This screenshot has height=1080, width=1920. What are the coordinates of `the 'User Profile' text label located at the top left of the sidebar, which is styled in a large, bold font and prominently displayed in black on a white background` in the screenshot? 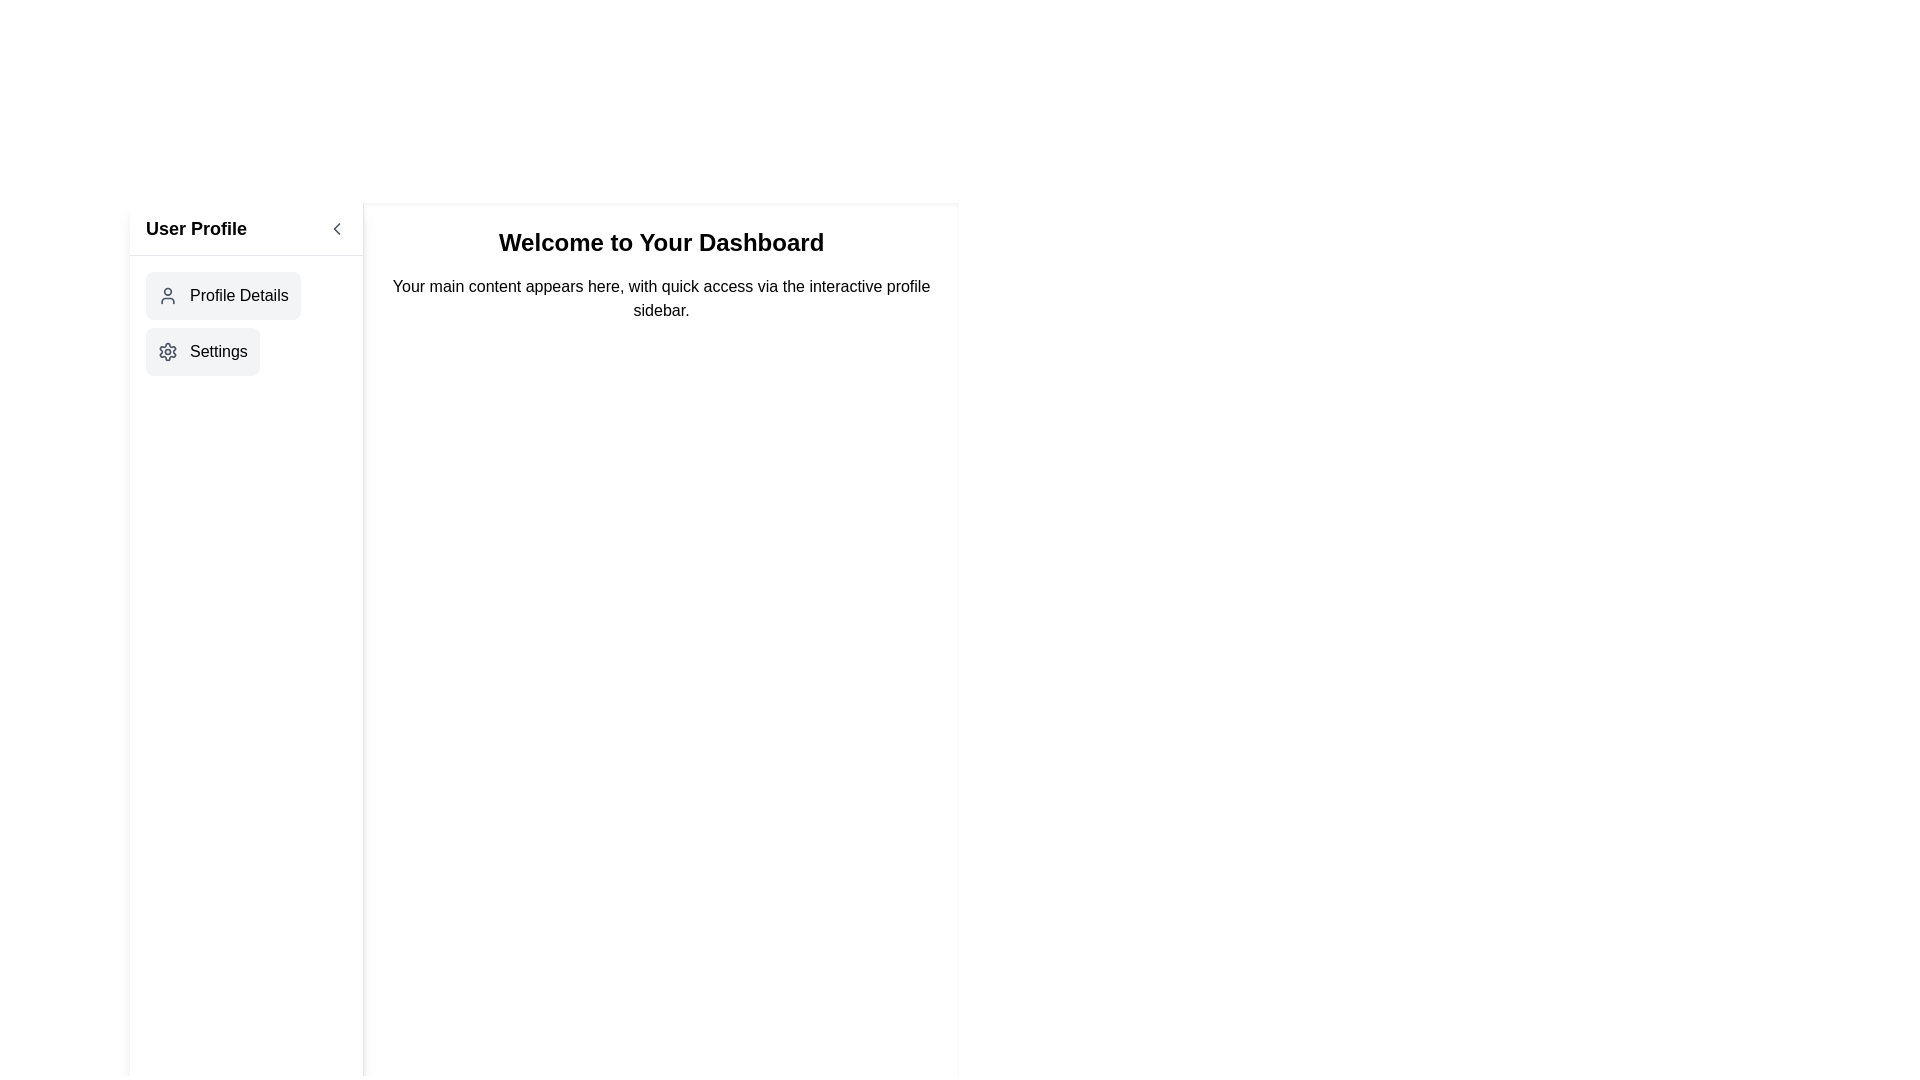 It's located at (196, 227).